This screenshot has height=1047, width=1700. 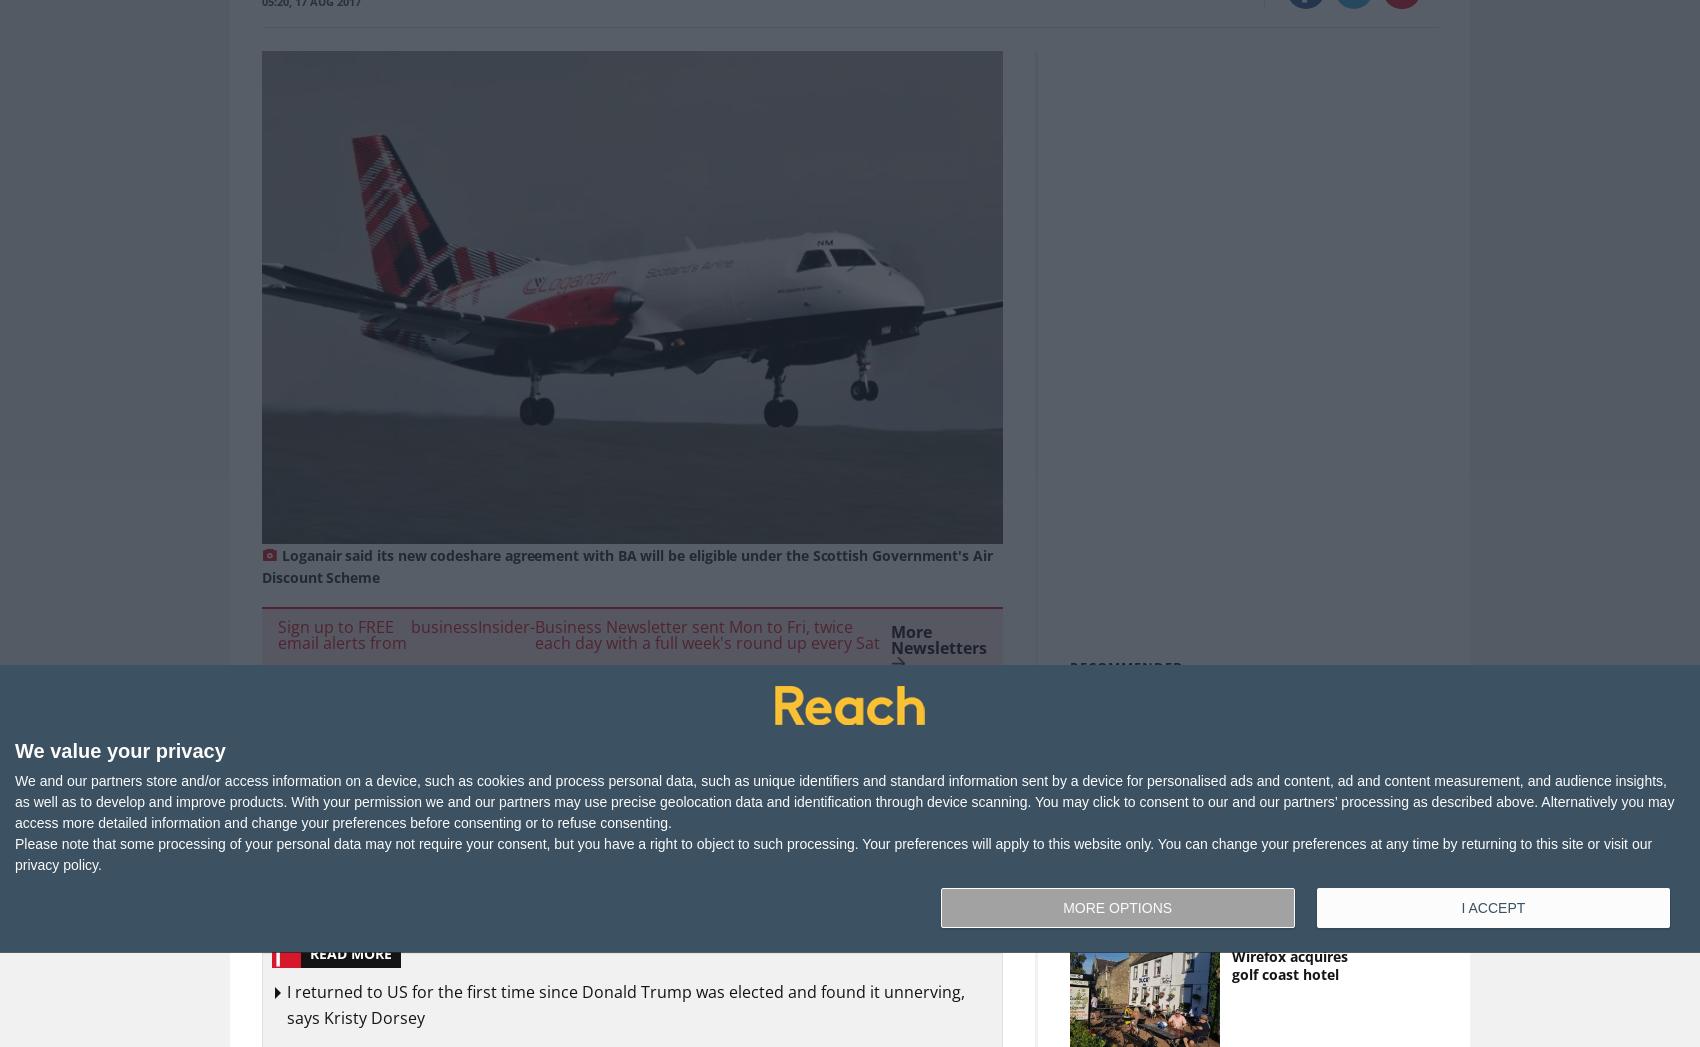 What do you see at coordinates (923, 701) in the screenshot?
I see `'Subscribe'` at bounding box center [923, 701].